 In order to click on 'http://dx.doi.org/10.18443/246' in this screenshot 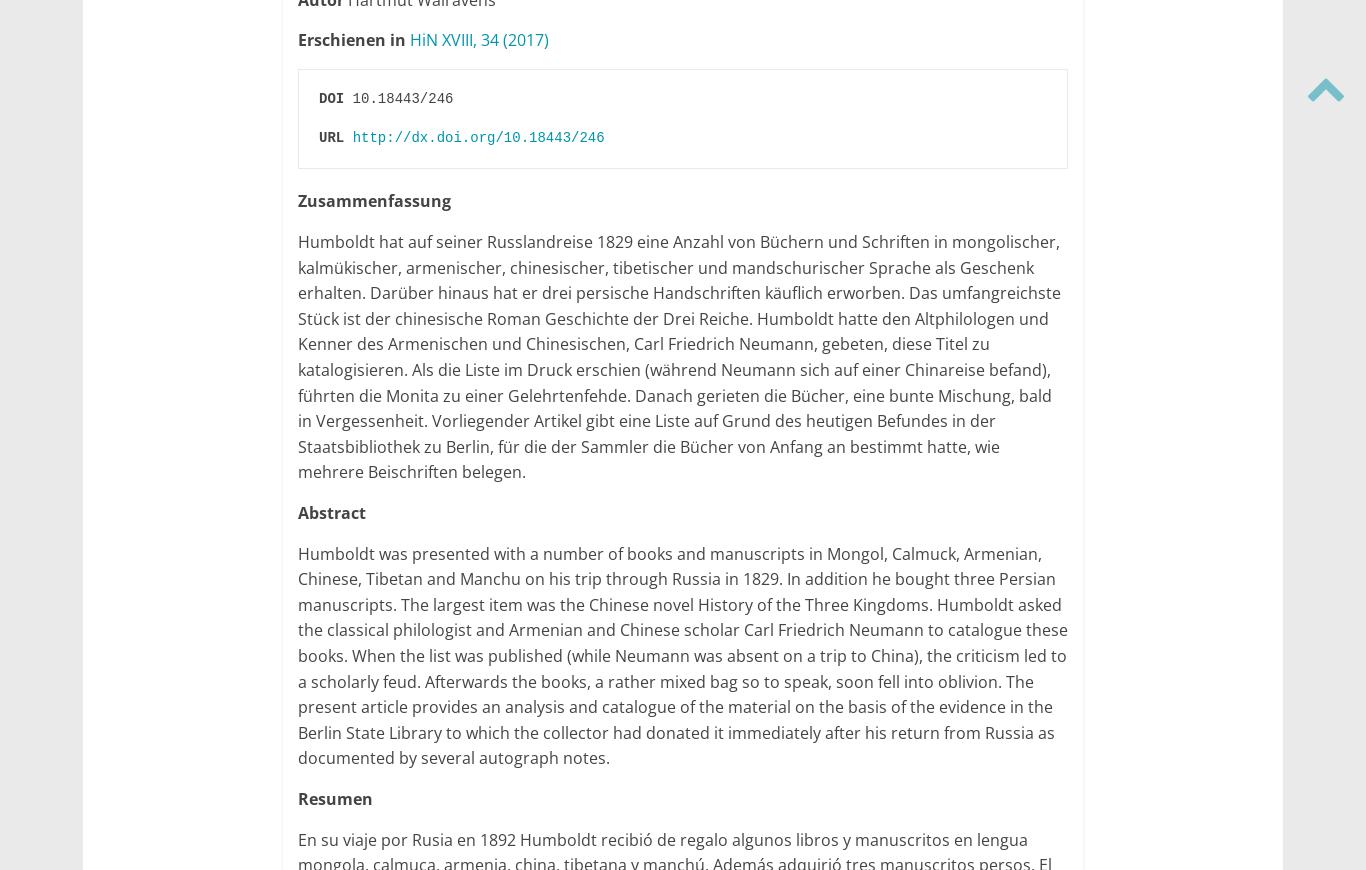, I will do `click(351, 136)`.